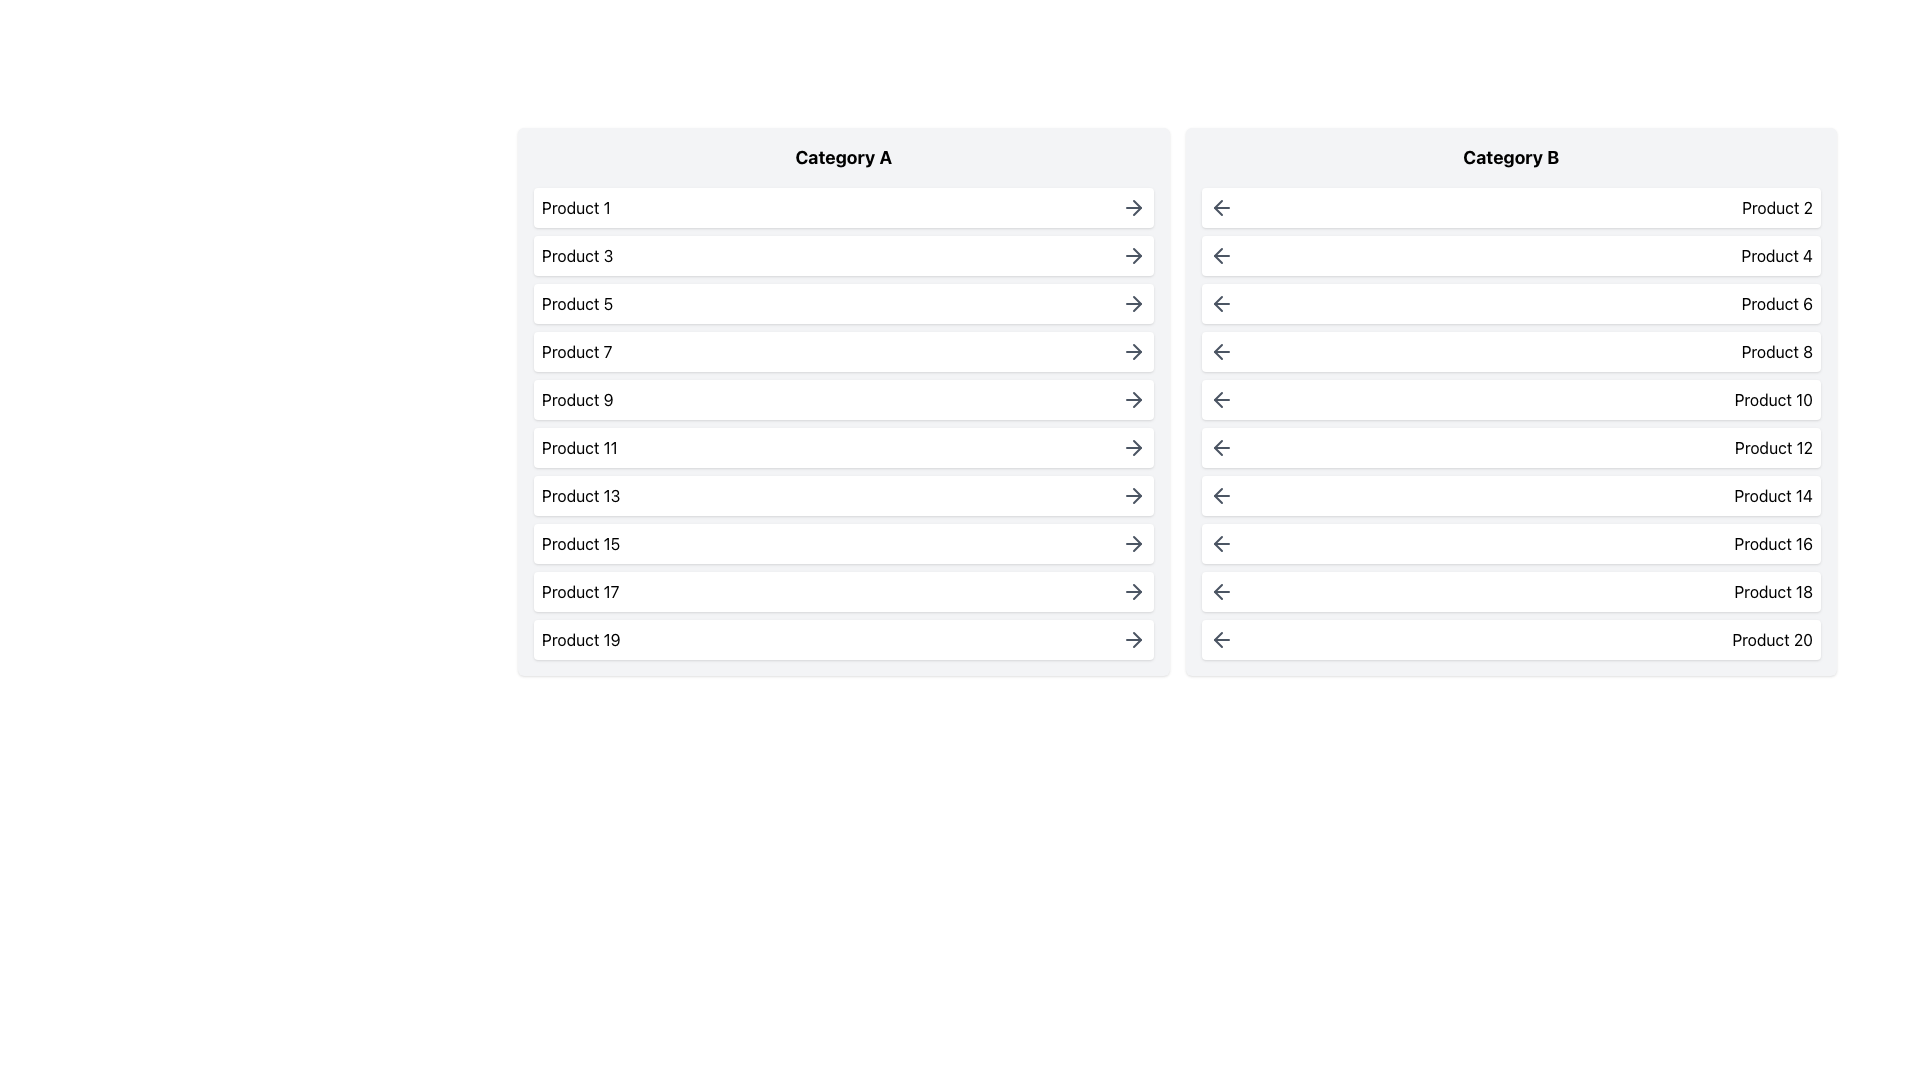 The height and width of the screenshot is (1080, 1920). Describe the element at coordinates (1137, 590) in the screenshot. I see `the interactive SVG icon` at that location.